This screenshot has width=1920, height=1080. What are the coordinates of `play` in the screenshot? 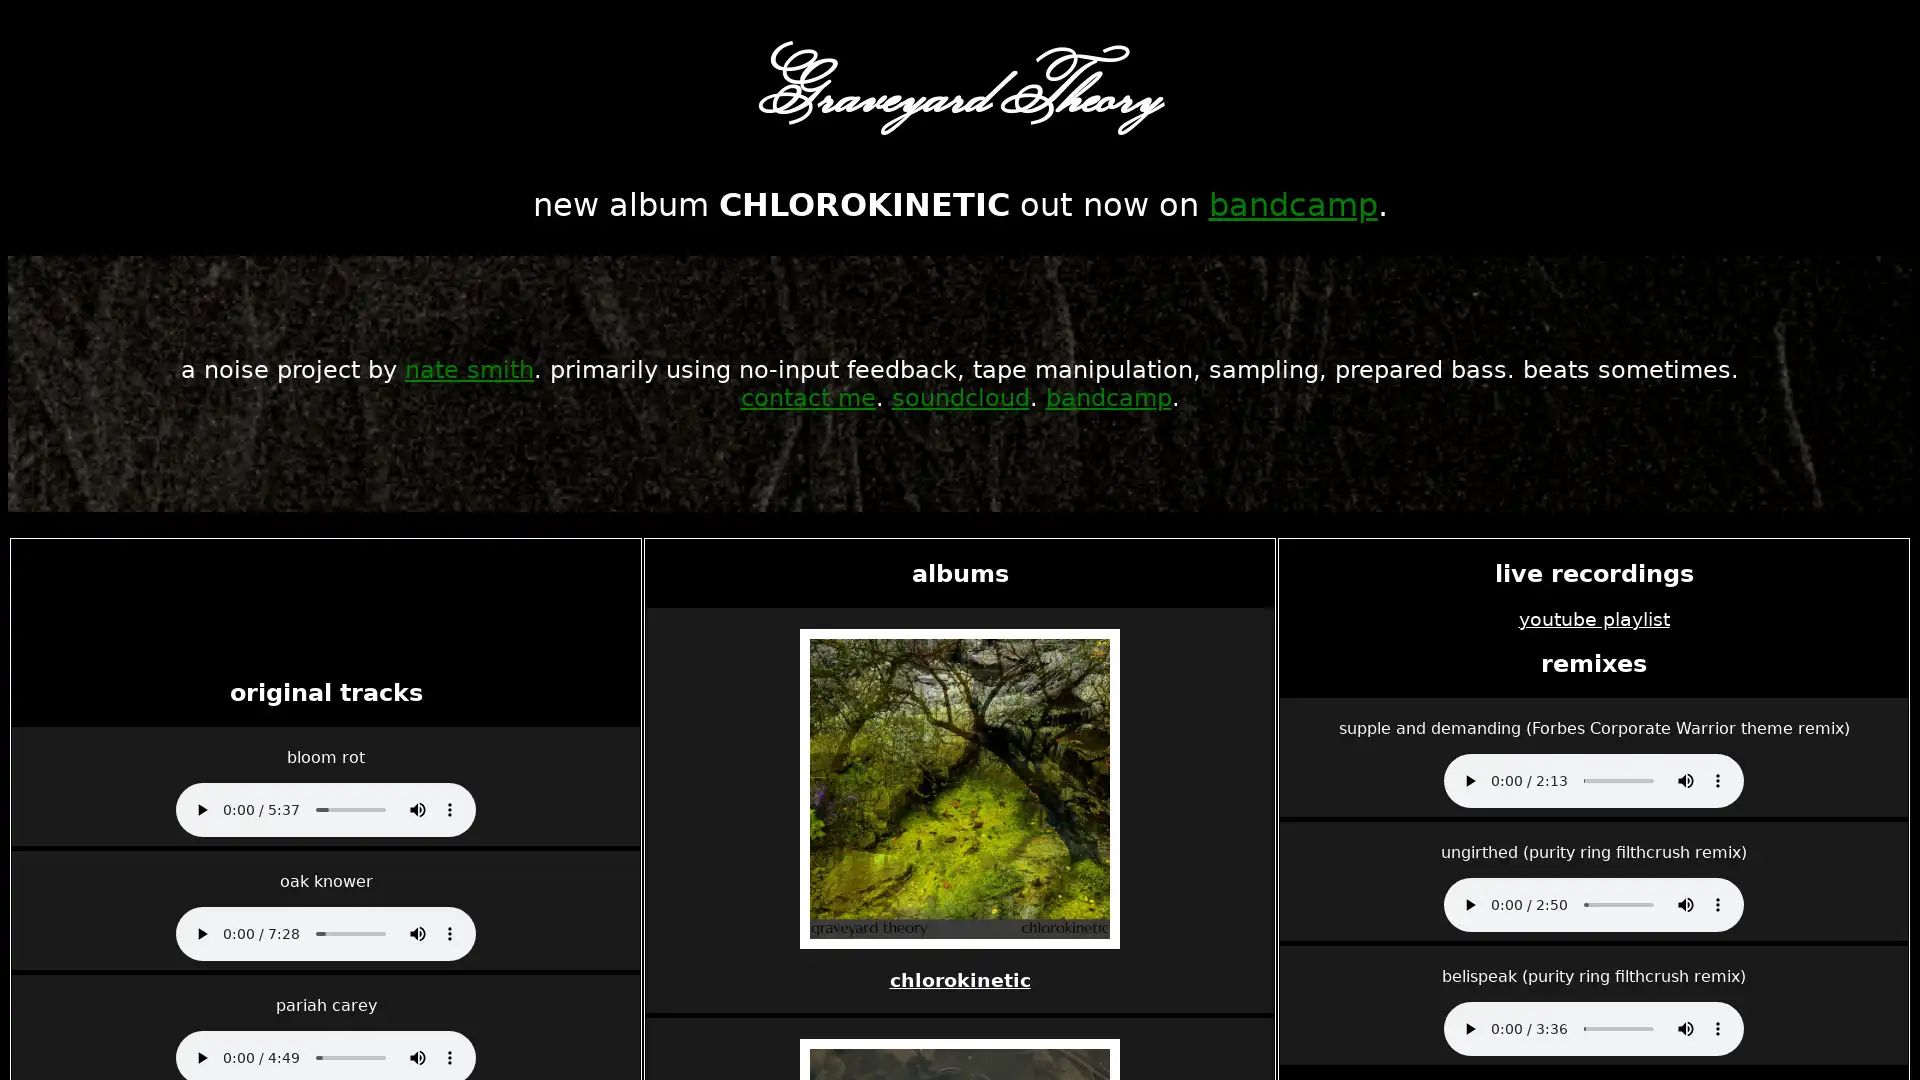 It's located at (201, 1055).